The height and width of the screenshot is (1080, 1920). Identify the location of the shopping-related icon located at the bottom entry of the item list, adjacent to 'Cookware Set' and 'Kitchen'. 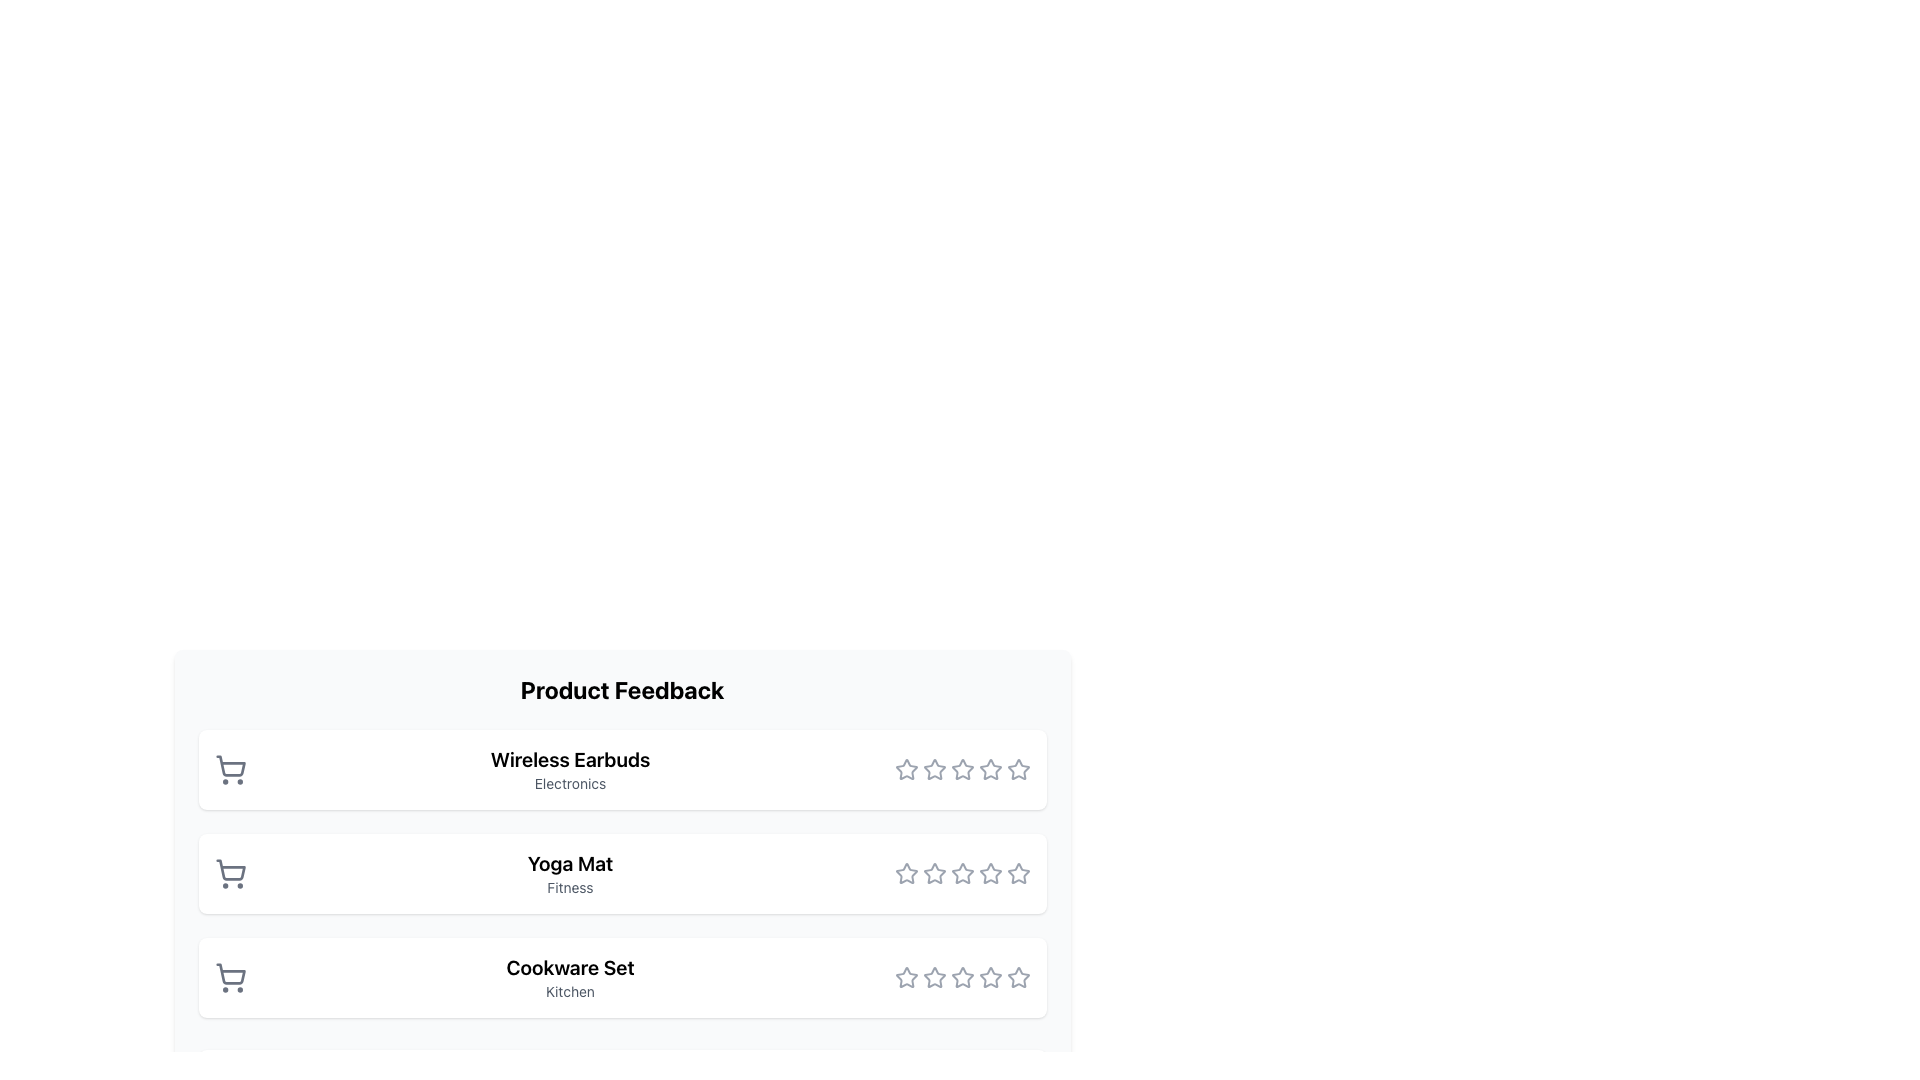
(230, 977).